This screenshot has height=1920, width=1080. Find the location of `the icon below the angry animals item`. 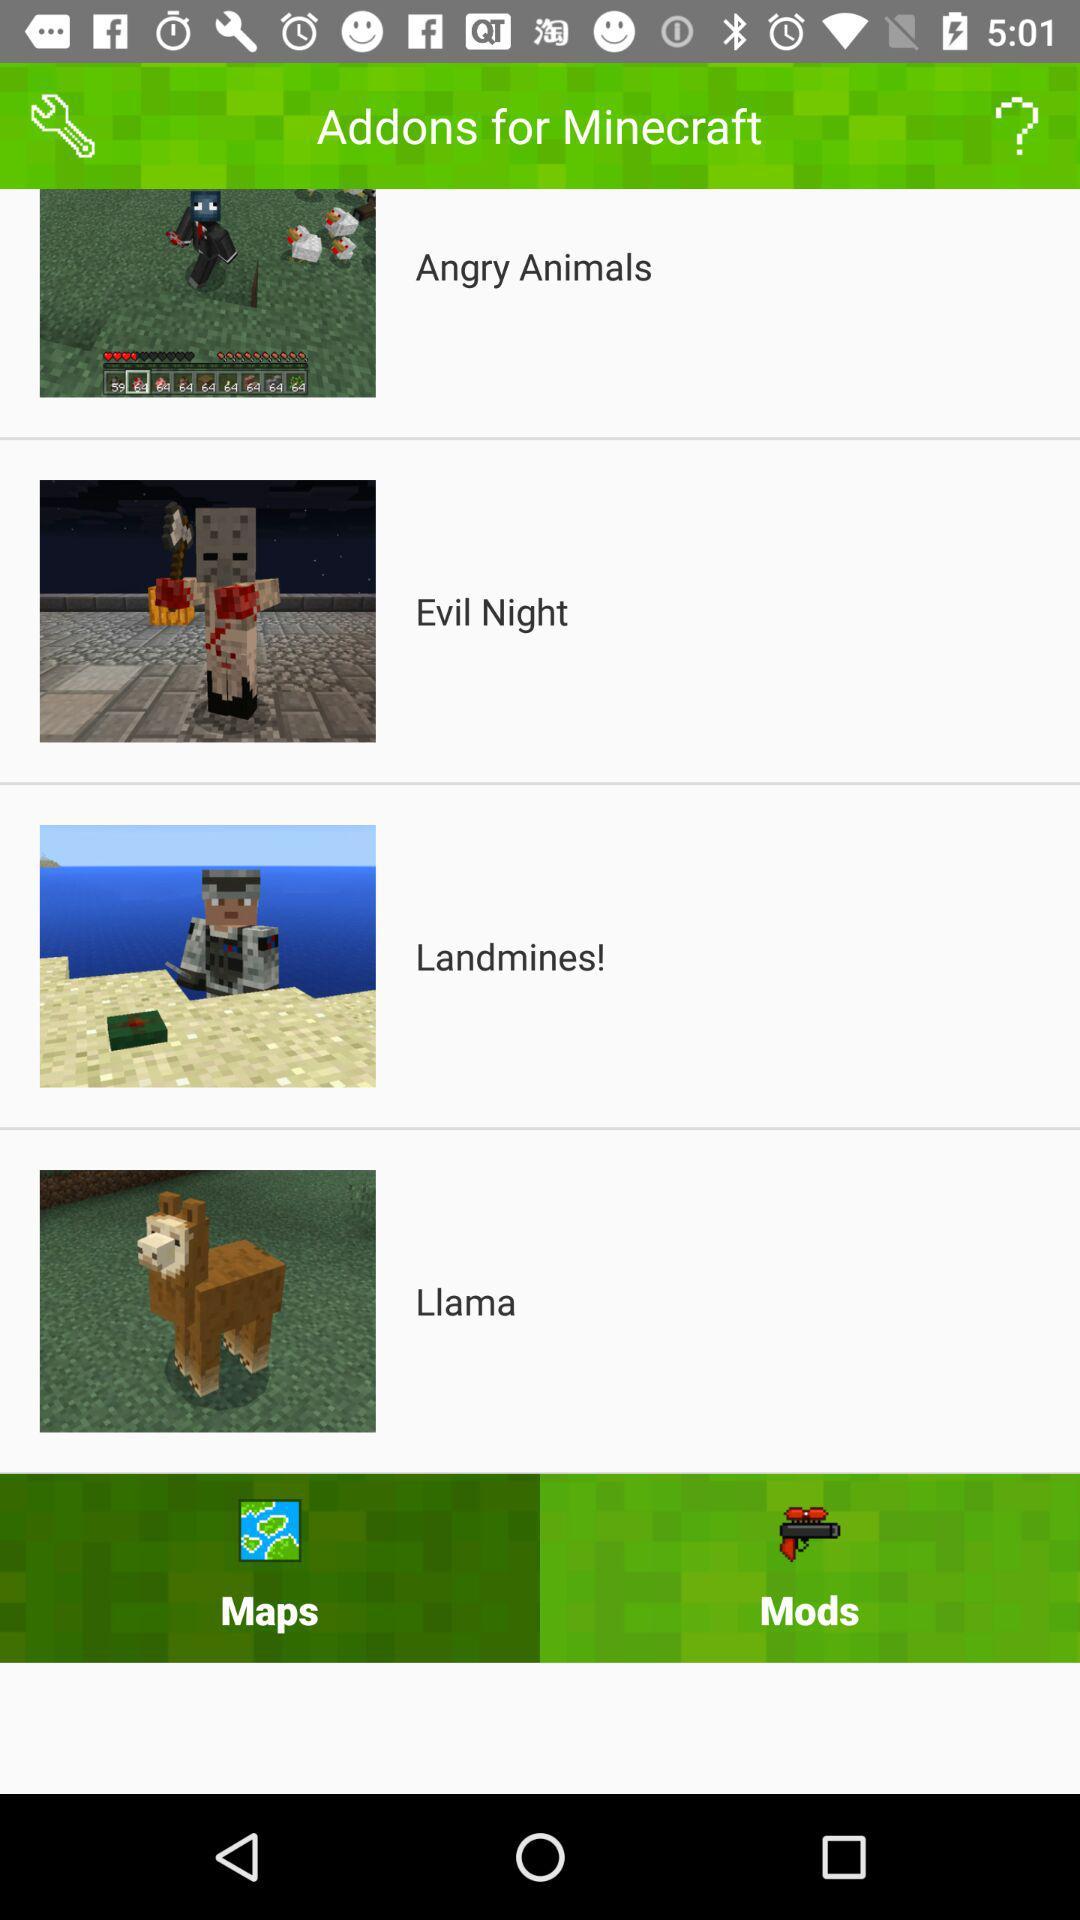

the icon below the angry animals item is located at coordinates (492, 610).